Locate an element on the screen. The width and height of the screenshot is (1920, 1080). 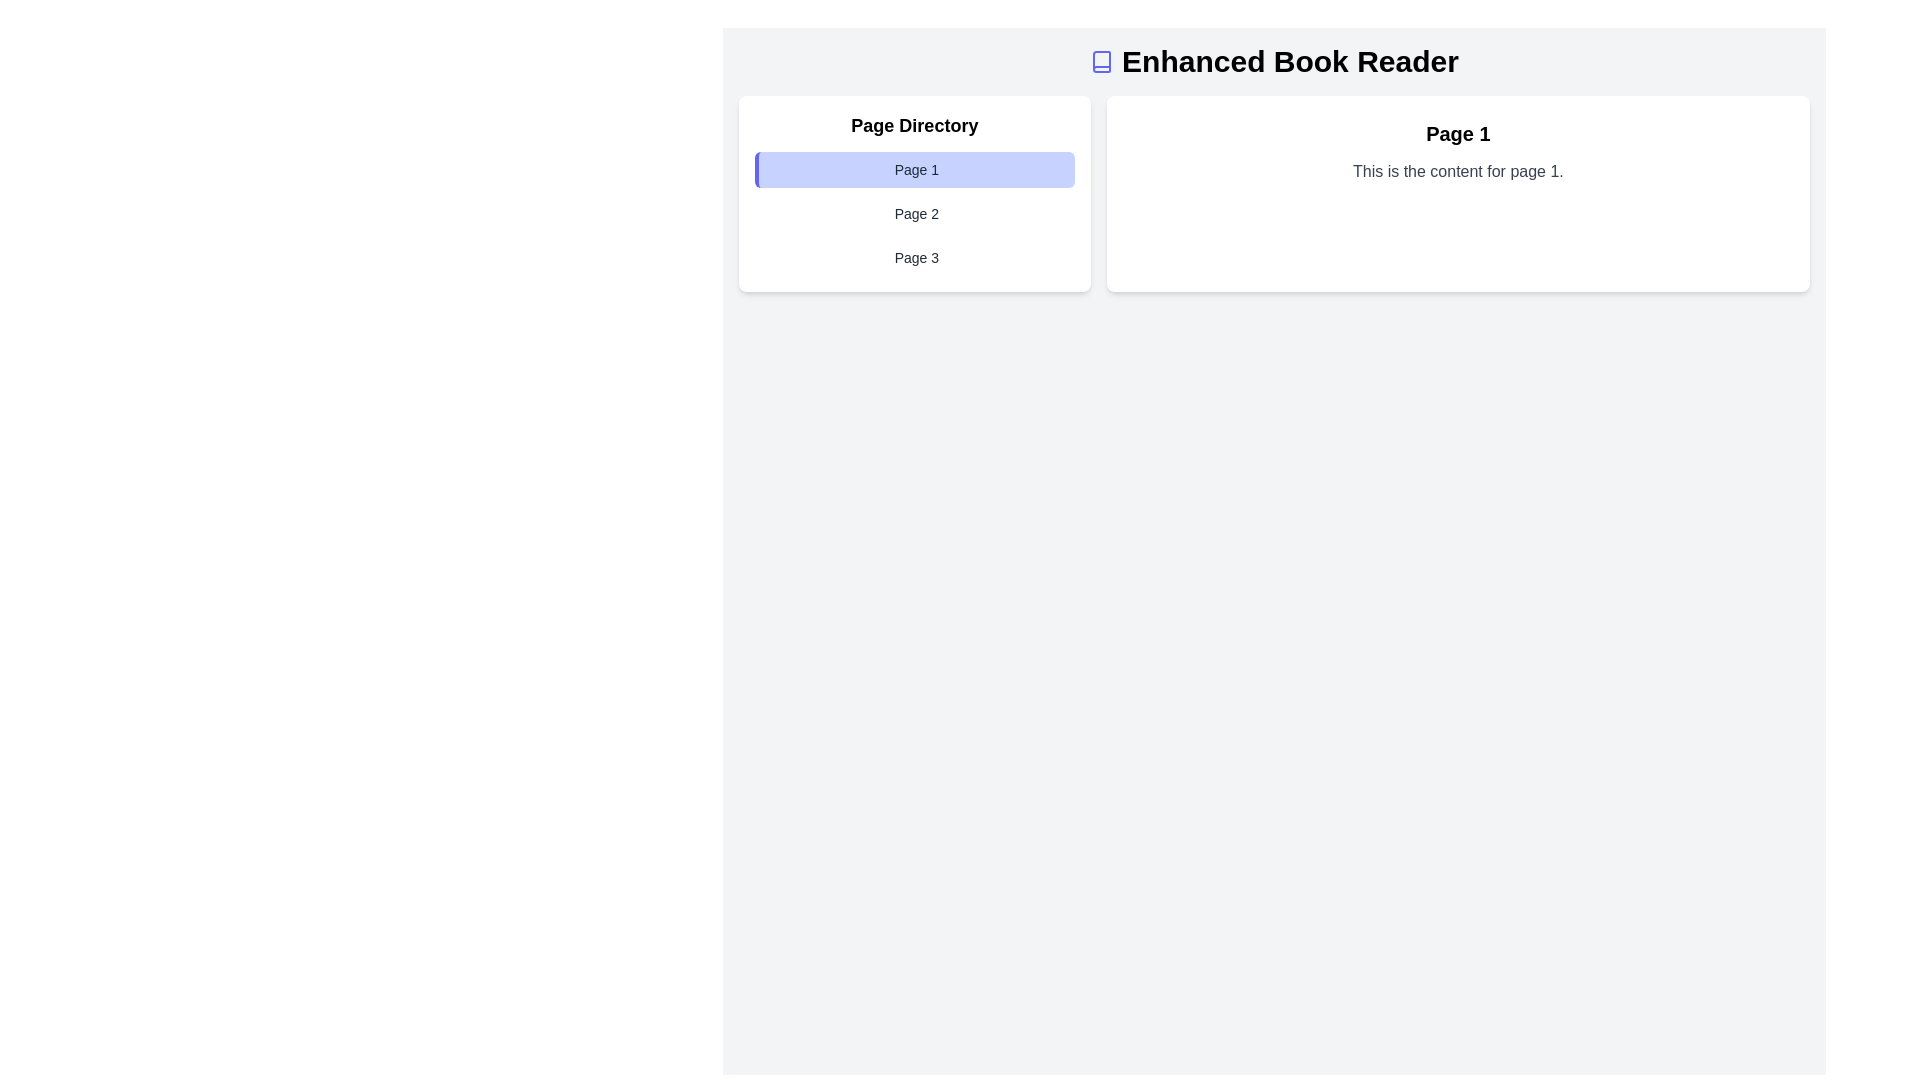
the decorative vector icon representing a book or a library, located near the text 'Enhanced Book Reader' in the header section is located at coordinates (1101, 60).